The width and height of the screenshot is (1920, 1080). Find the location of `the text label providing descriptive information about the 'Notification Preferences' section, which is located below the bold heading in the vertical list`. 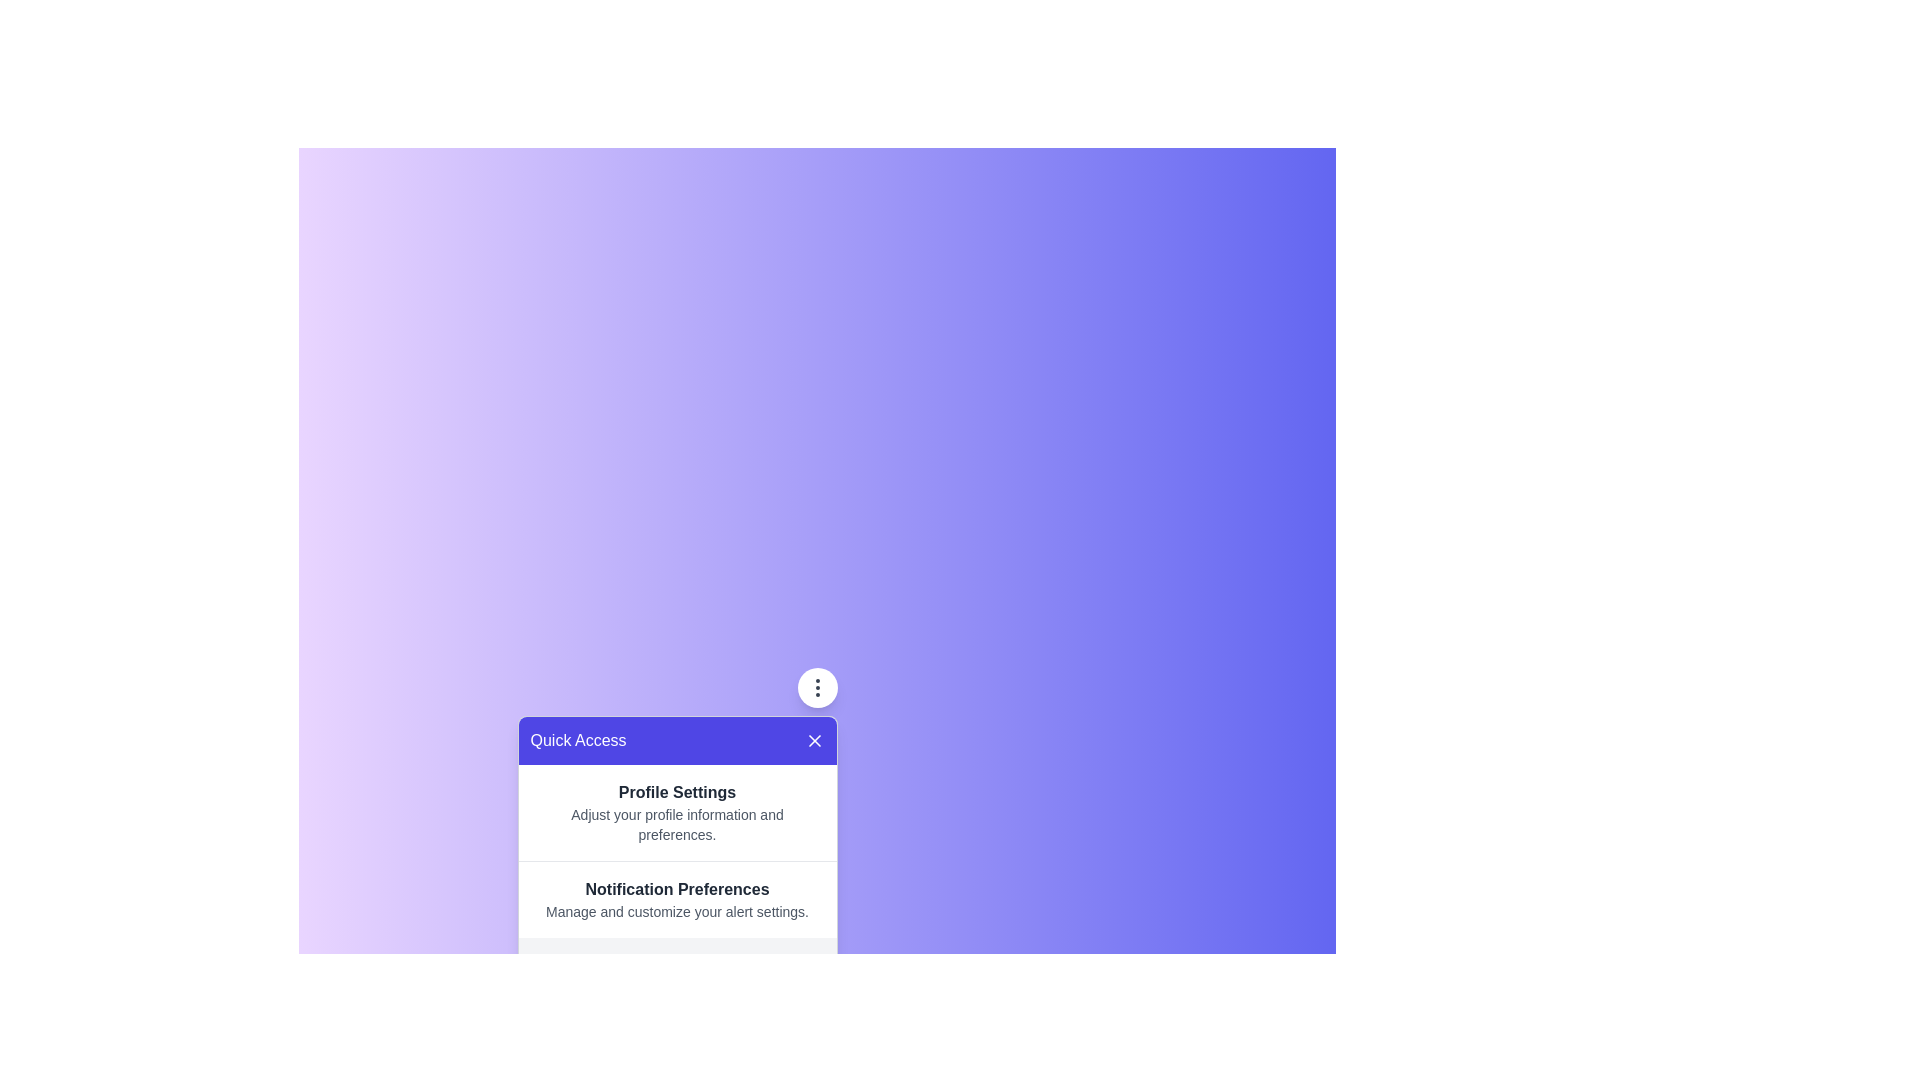

the text label providing descriptive information about the 'Notification Preferences' section, which is located below the bold heading in the vertical list is located at coordinates (677, 911).